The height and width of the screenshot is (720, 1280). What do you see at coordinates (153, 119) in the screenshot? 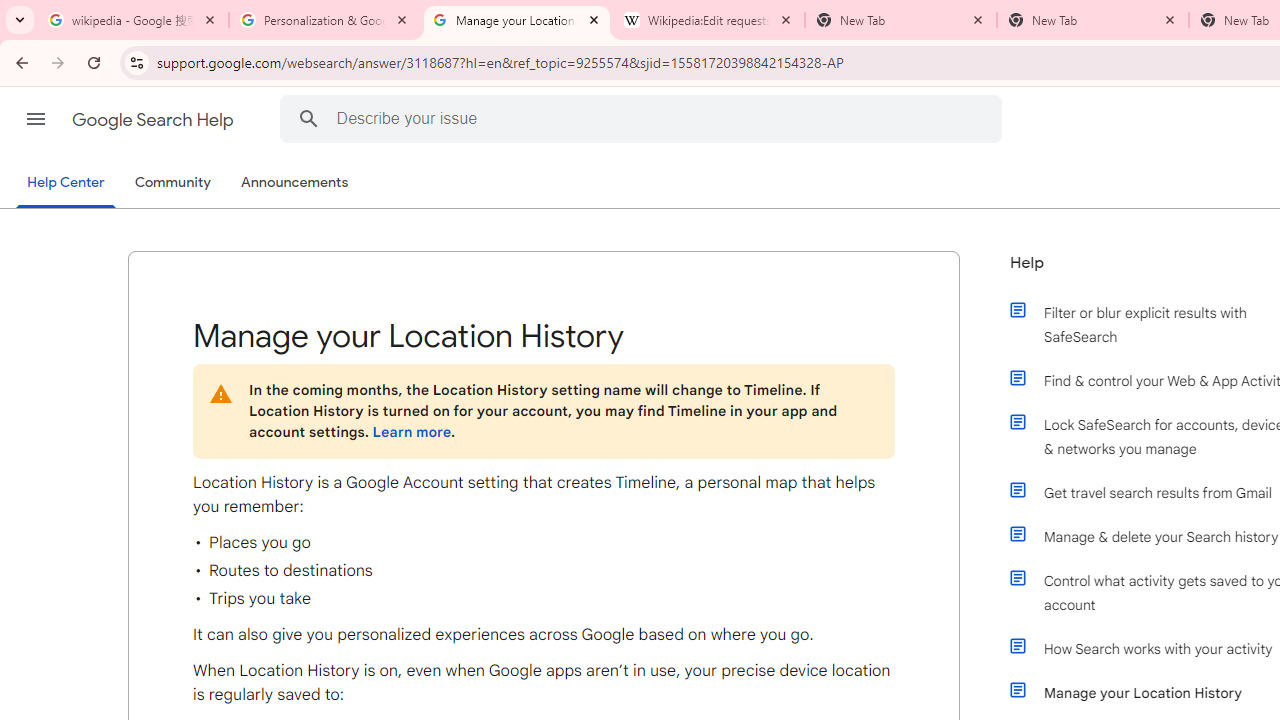
I see `'Google Search Help'` at bounding box center [153, 119].